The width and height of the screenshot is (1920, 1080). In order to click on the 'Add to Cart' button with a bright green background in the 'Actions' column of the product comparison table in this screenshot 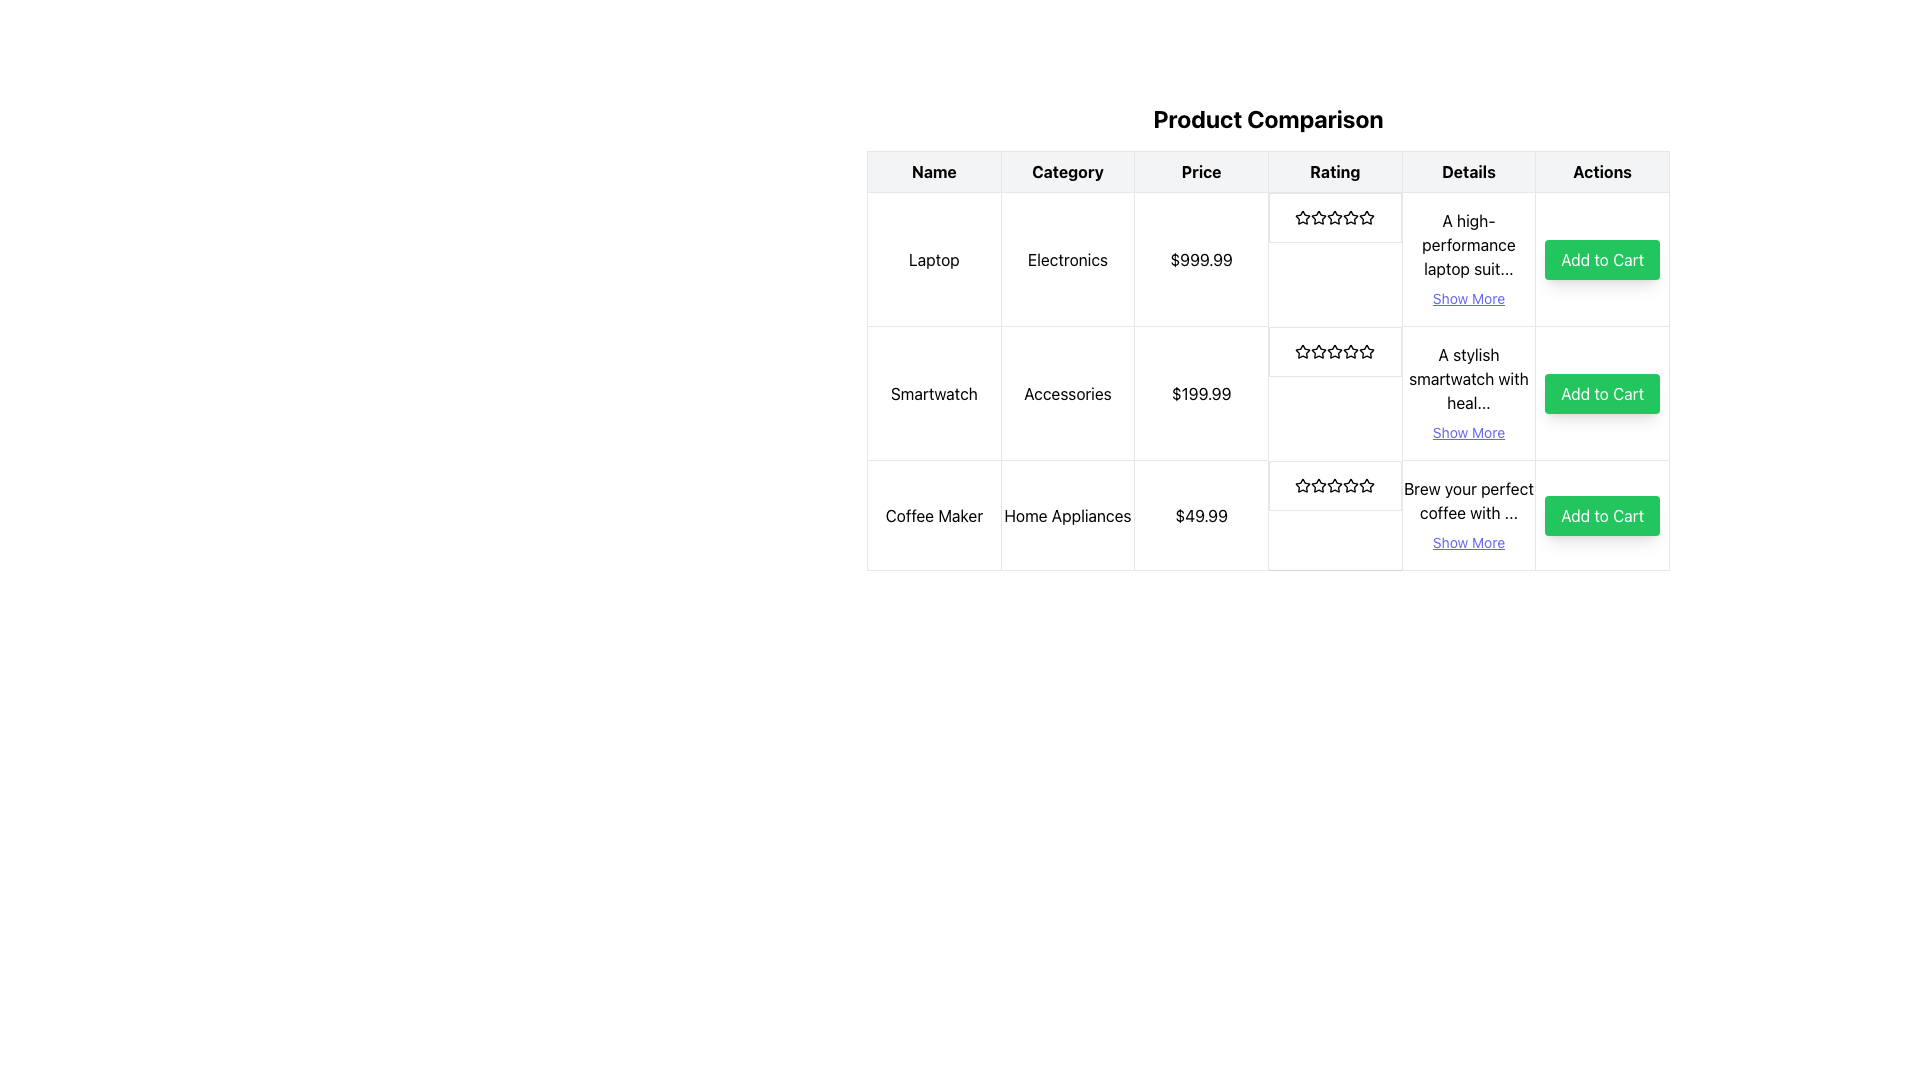, I will do `click(1602, 258)`.